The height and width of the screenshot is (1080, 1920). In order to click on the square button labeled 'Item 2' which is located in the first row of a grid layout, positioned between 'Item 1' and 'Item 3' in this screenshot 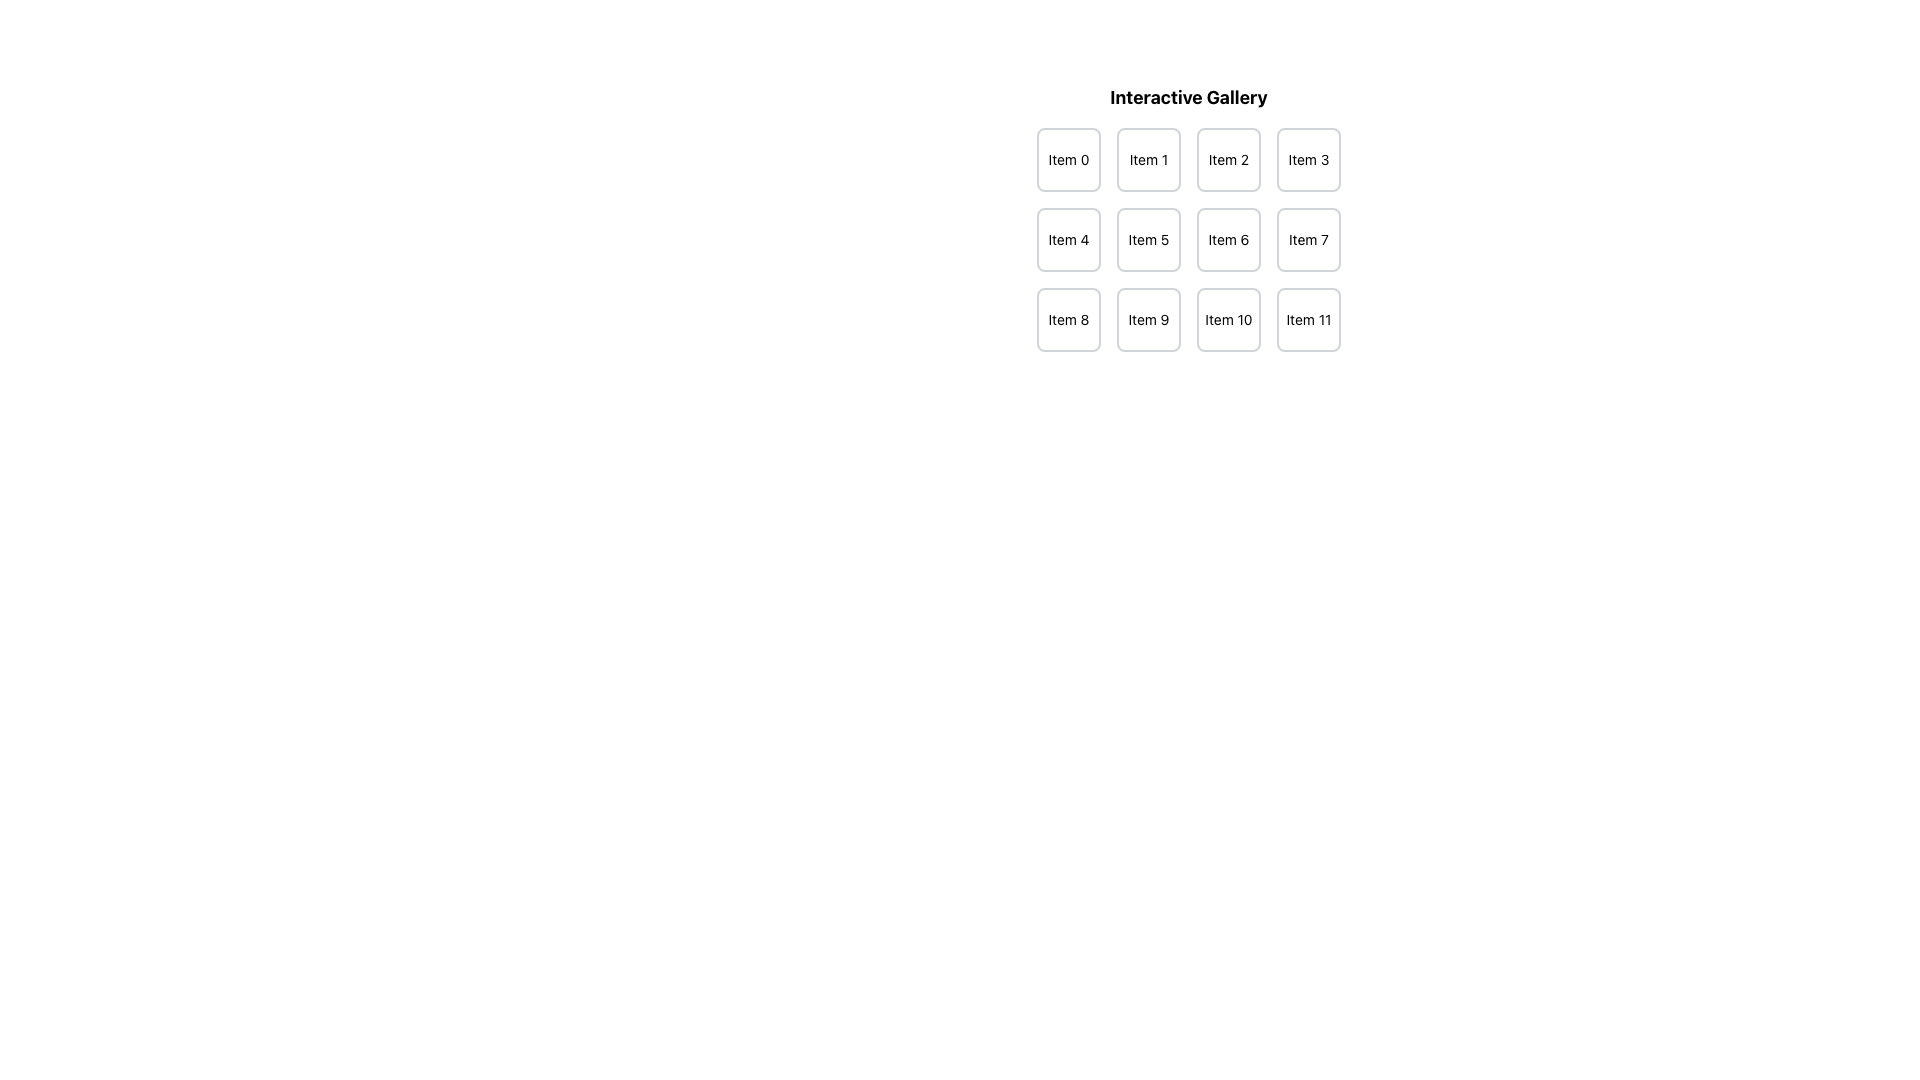, I will do `click(1227, 158)`.